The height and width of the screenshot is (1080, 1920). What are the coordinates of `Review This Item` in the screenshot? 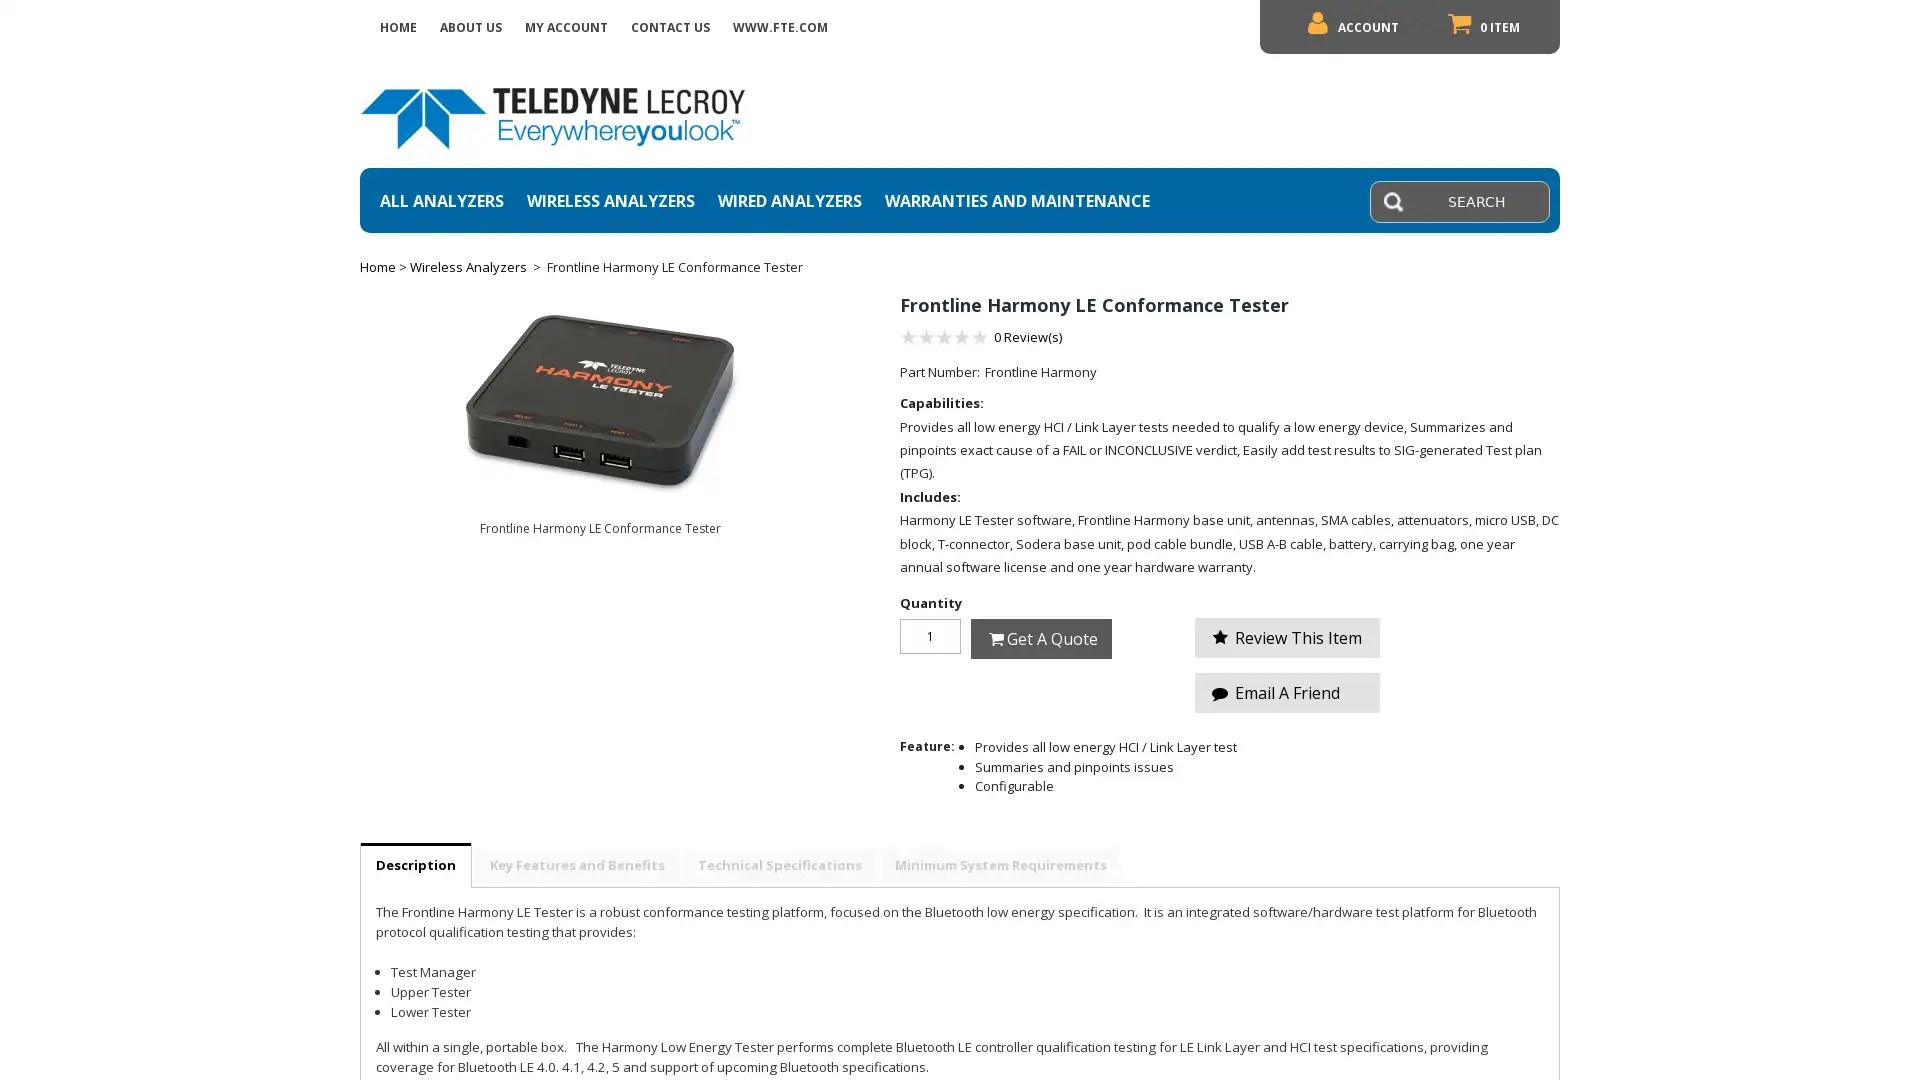 It's located at (1287, 637).